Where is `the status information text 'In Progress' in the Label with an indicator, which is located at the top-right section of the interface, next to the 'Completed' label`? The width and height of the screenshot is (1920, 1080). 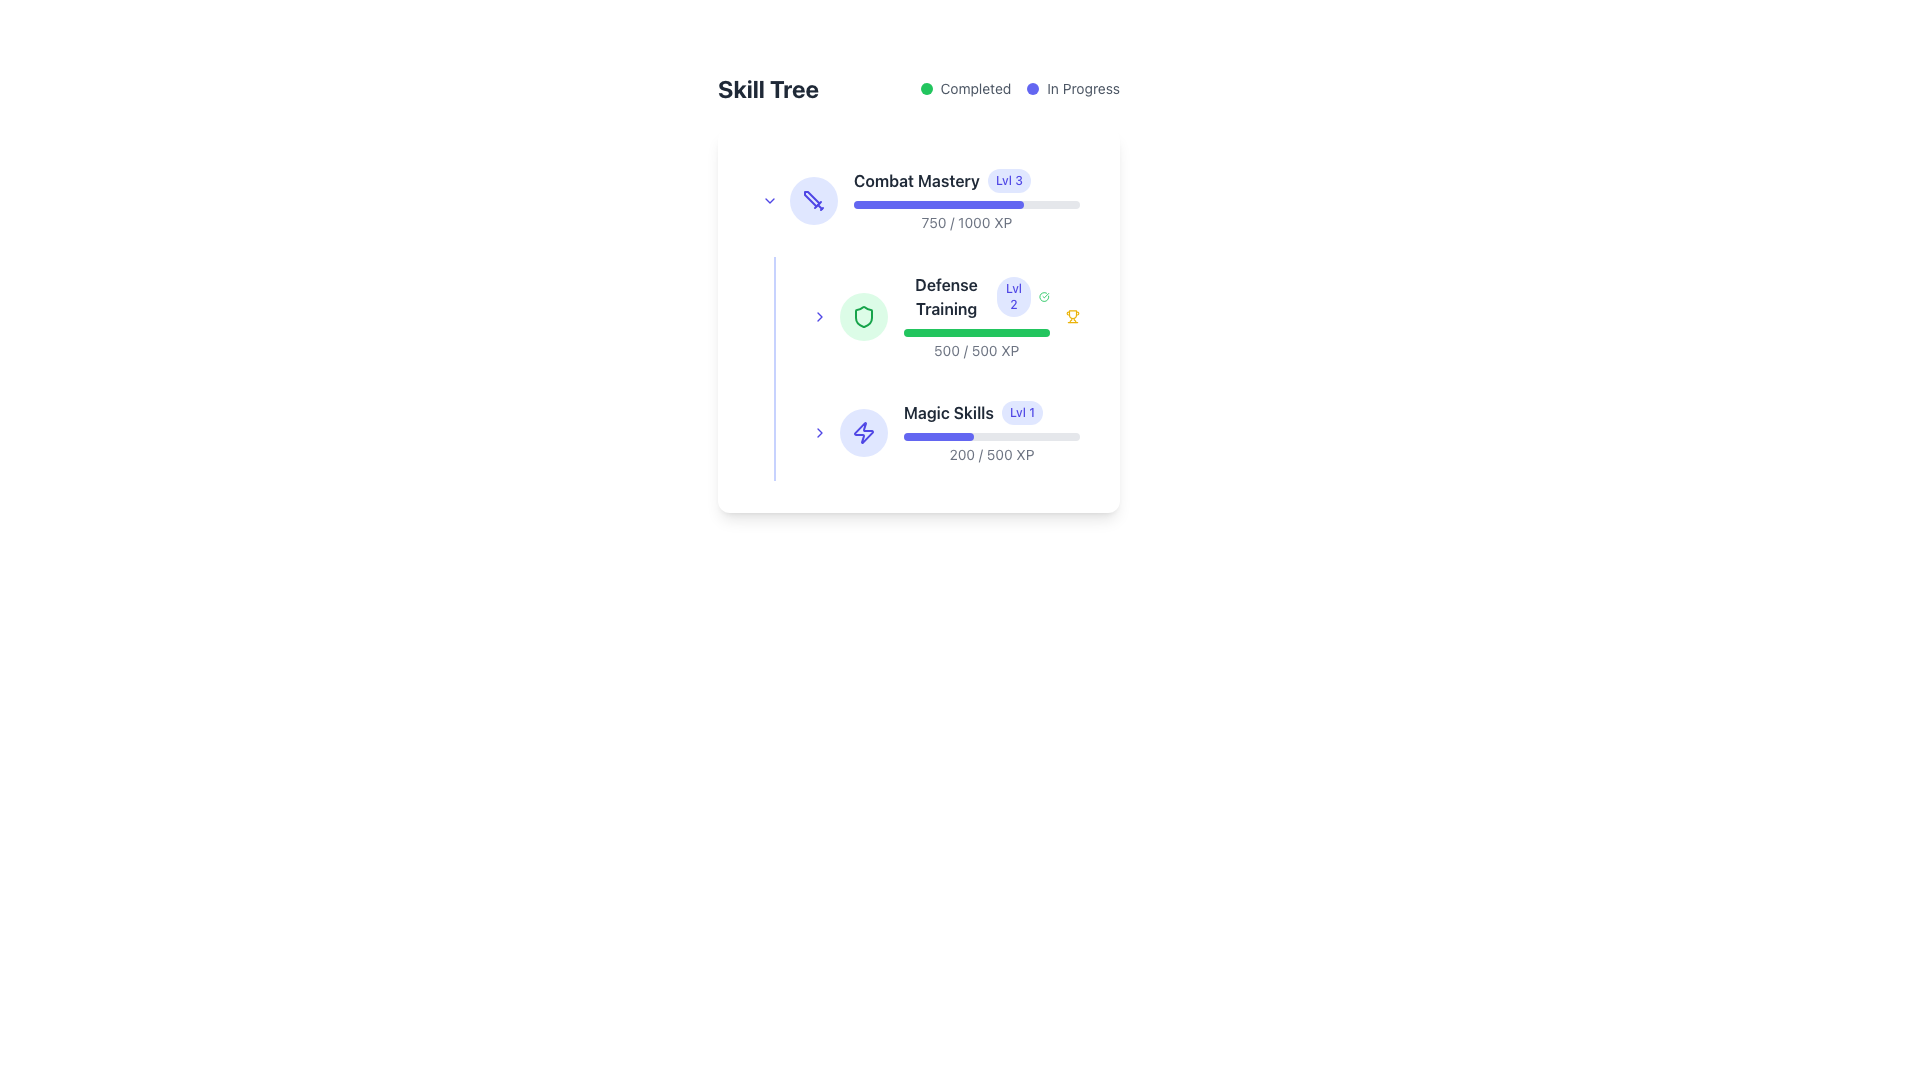 the status information text 'In Progress' in the Label with an indicator, which is located at the top-right section of the interface, next to the 'Completed' label is located at coordinates (1072, 87).